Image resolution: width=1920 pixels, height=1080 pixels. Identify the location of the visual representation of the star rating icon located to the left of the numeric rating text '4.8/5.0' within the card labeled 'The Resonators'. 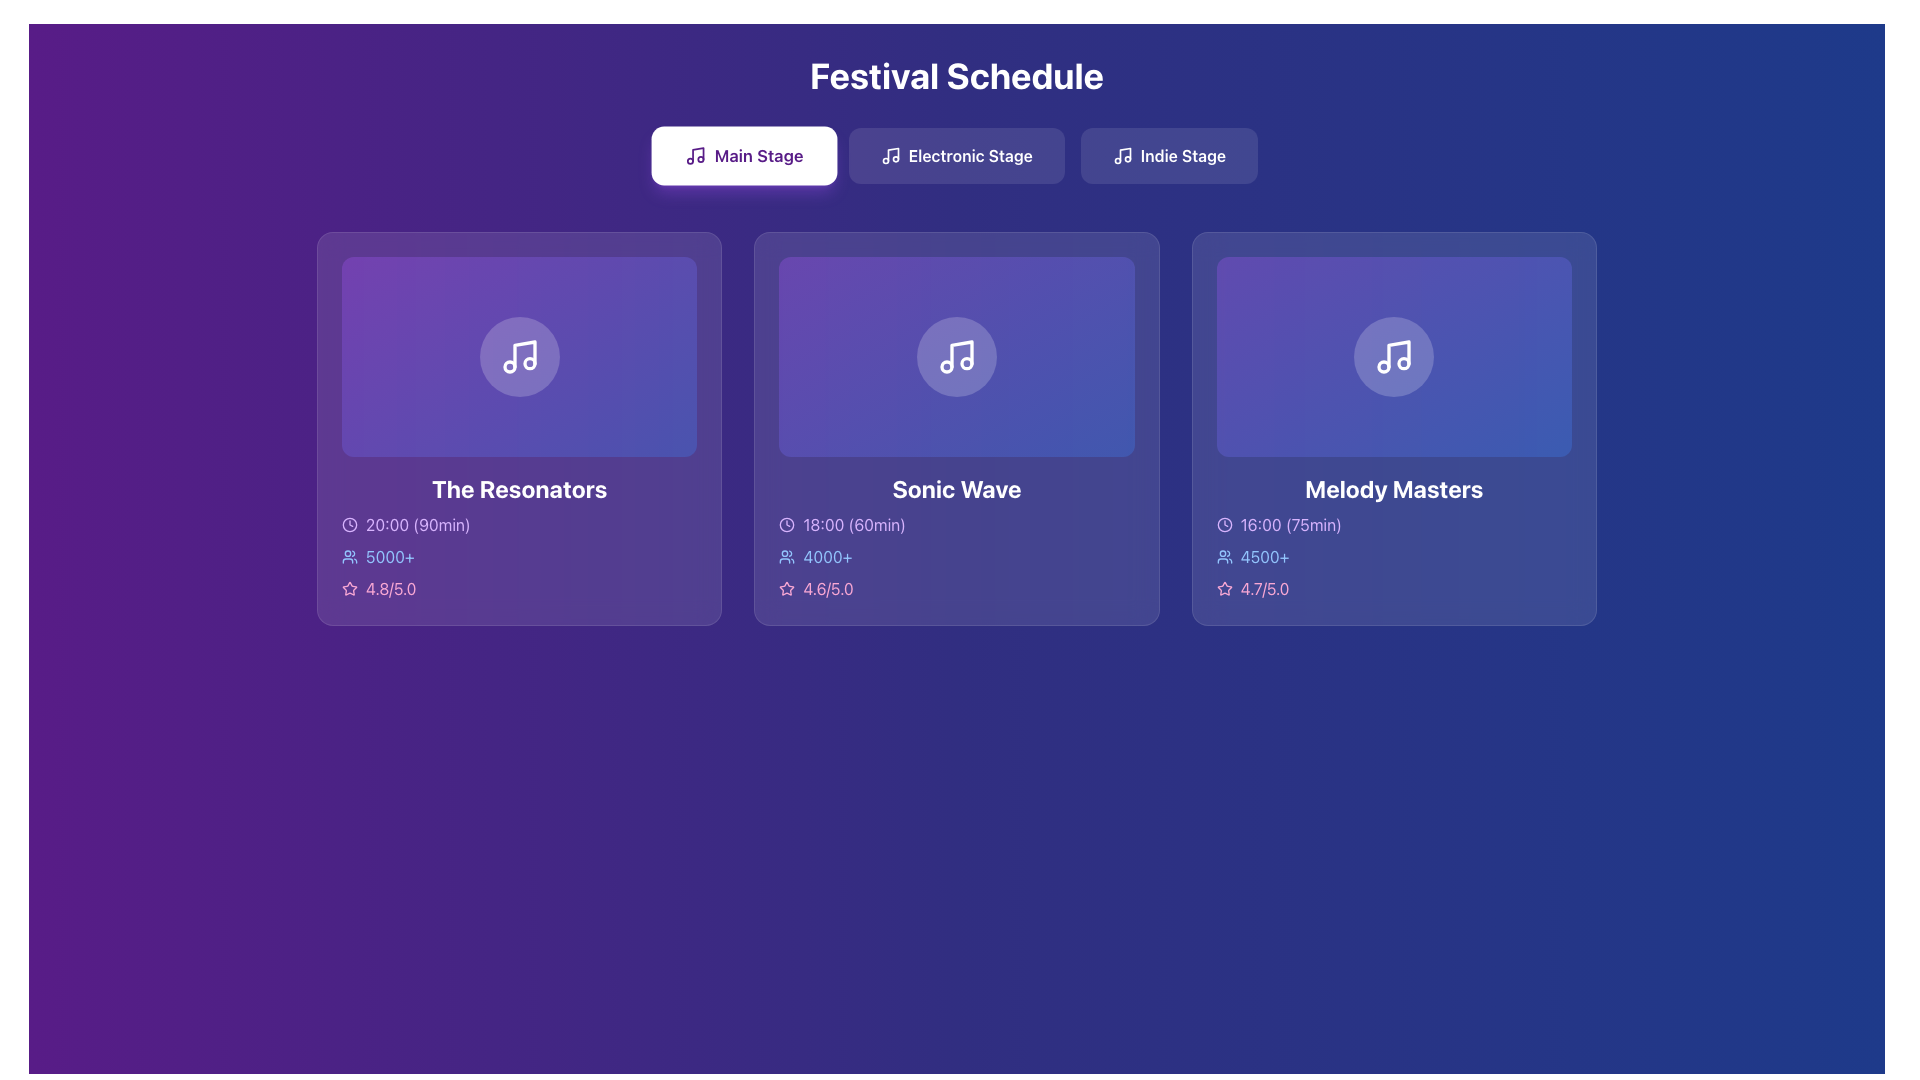
(350, 586).